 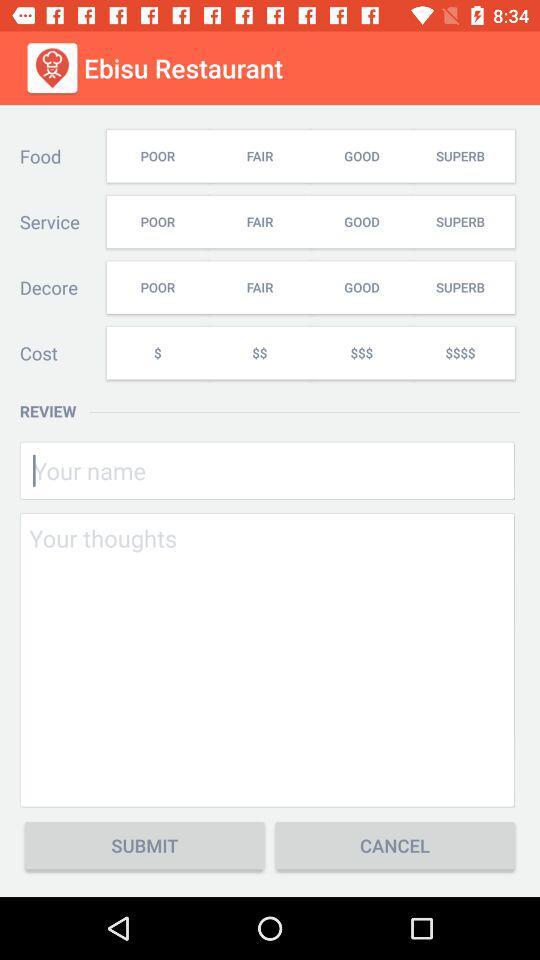 What do you see at coordinates (360, 353) in the screenshot?
I see `item next to $$ item` at bounding box center [360, 353].